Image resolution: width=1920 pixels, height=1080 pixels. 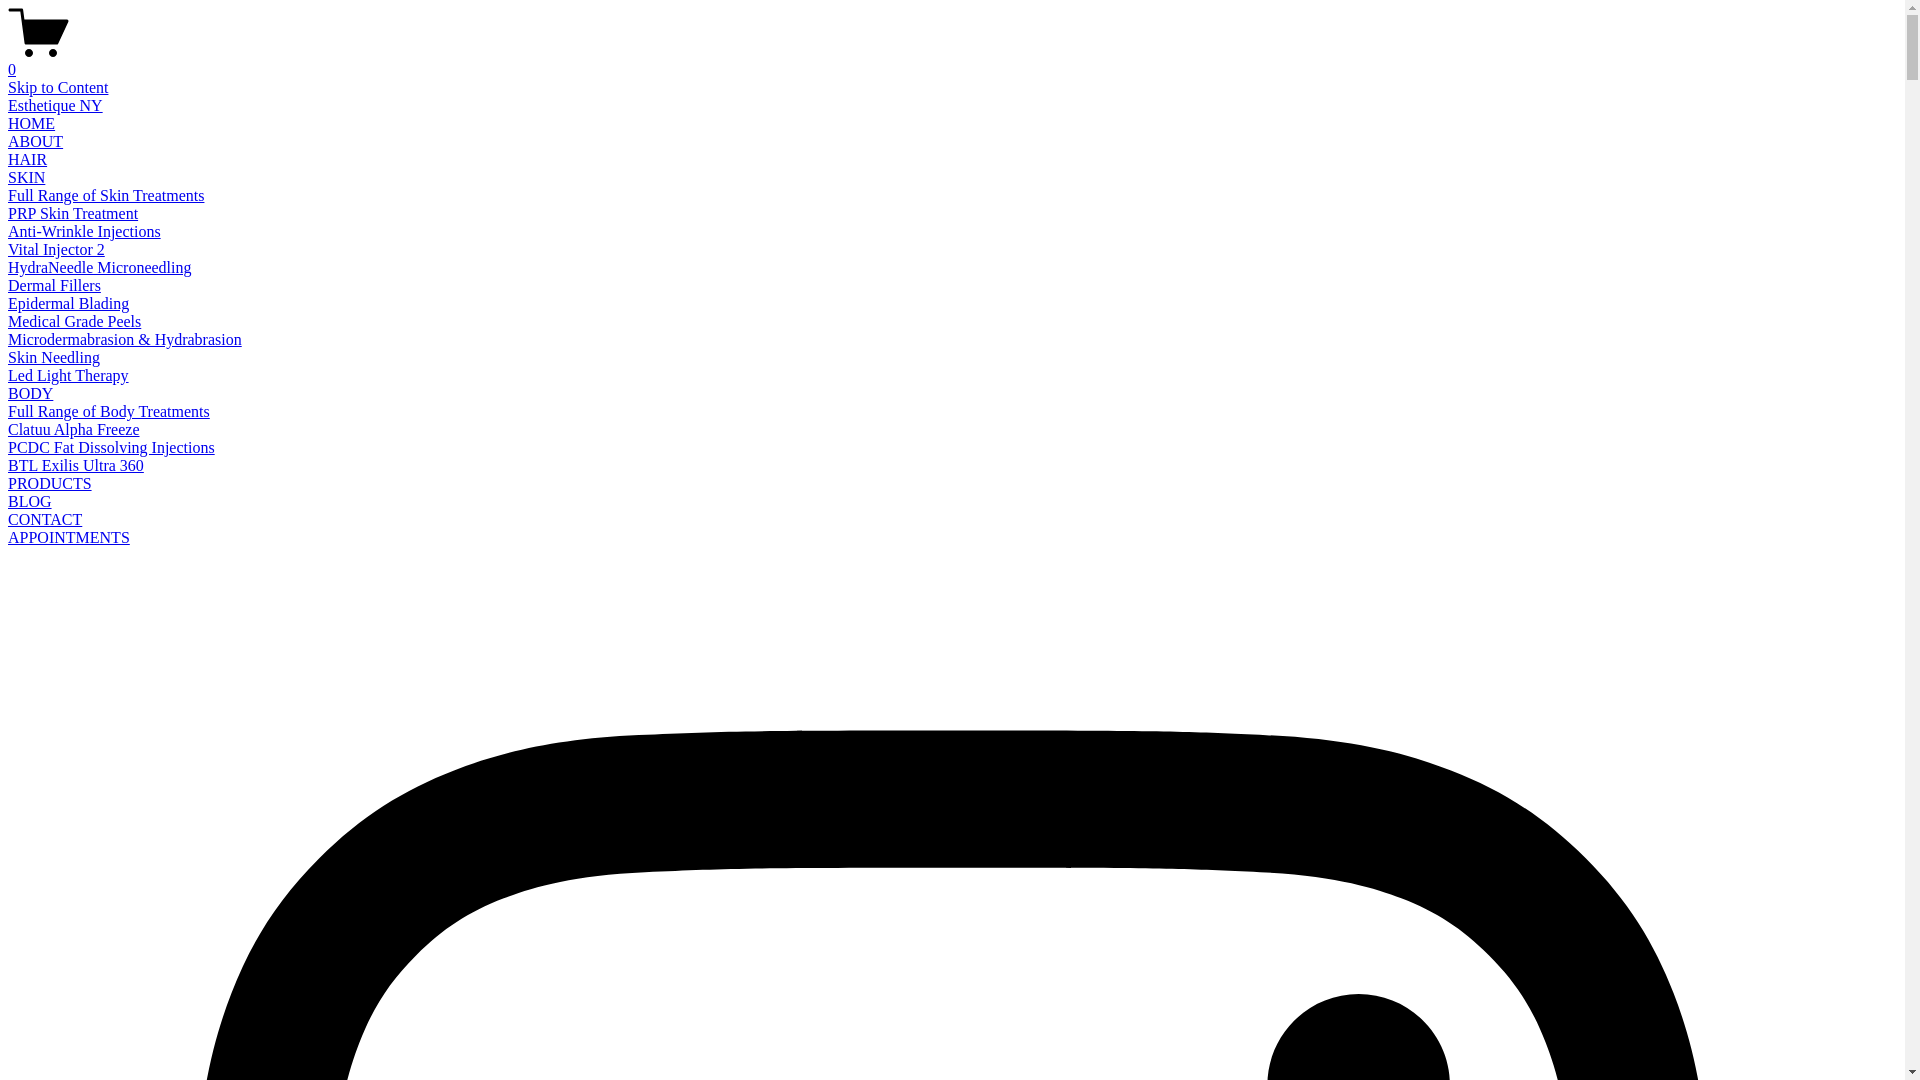 I want to click on 'BLOG', so click(x=29, y=500).